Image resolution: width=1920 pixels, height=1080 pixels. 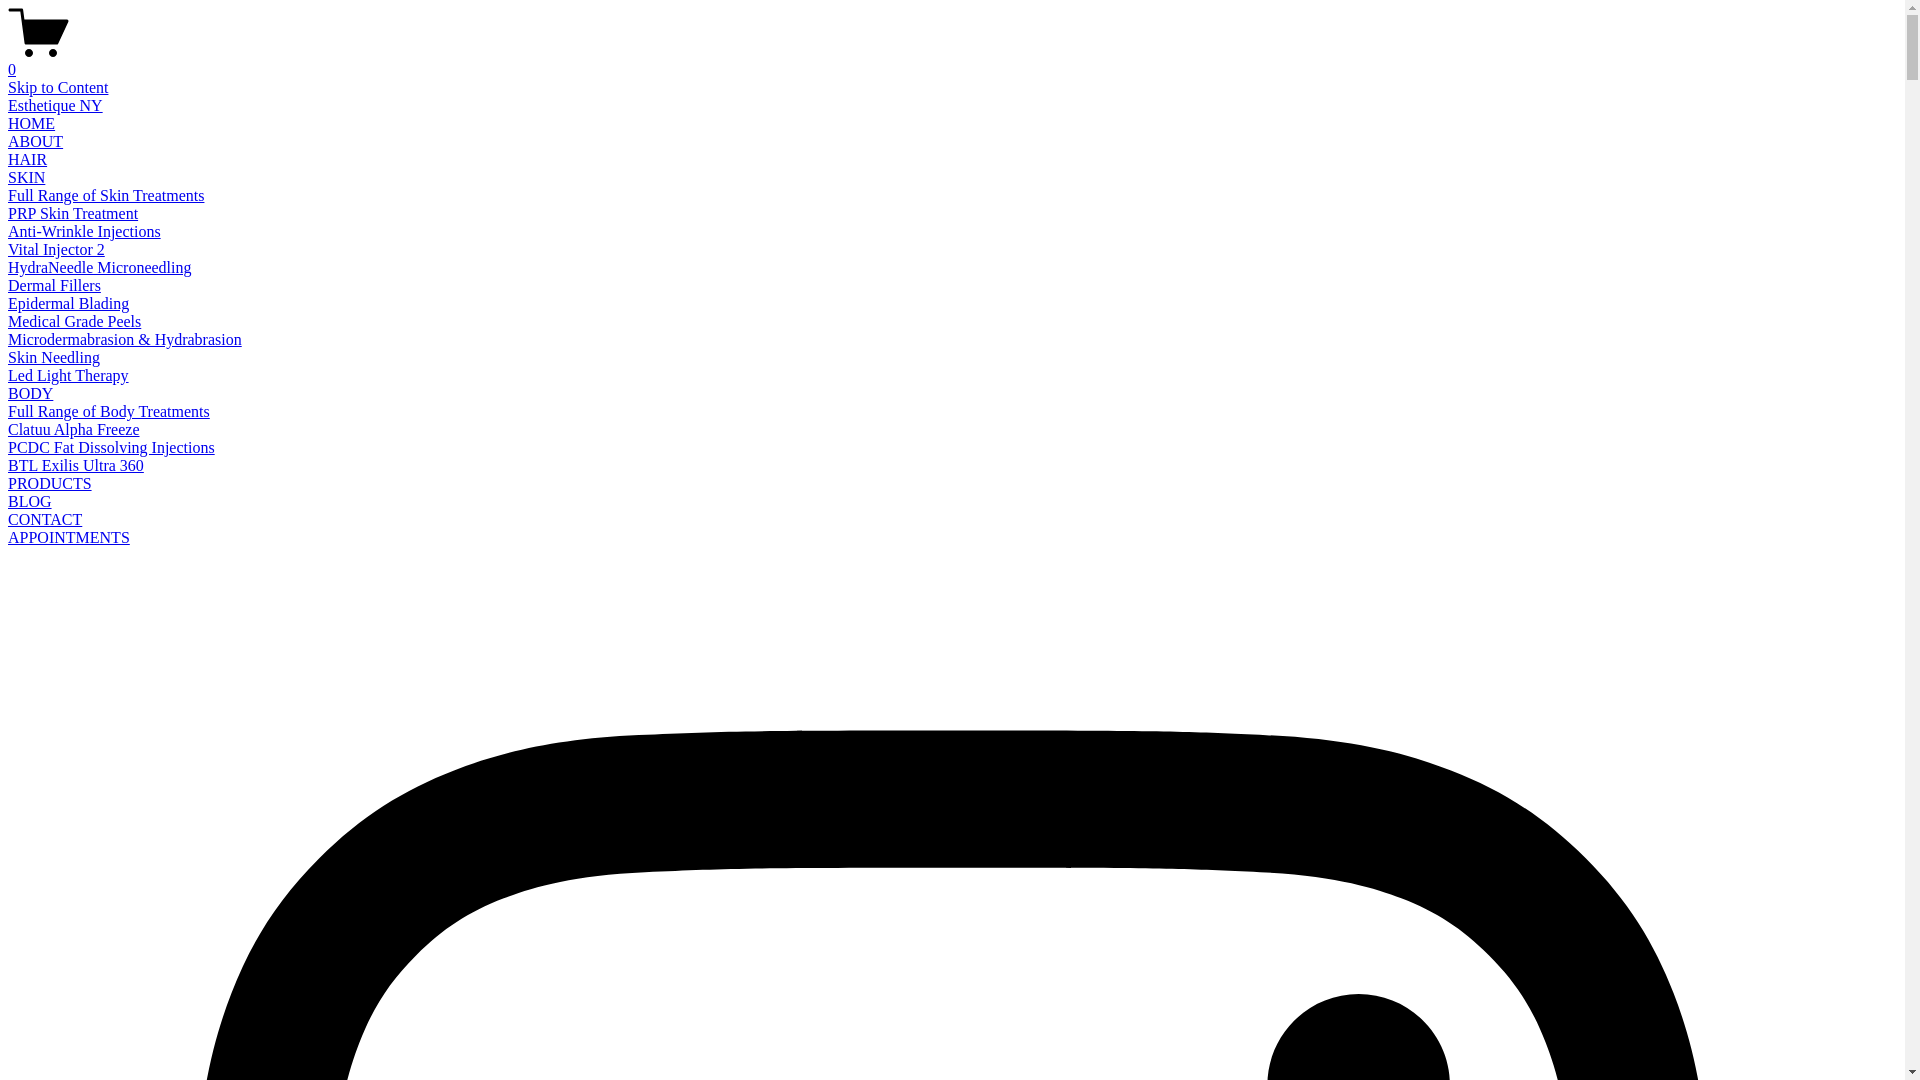 I want to click on 'BLOG', so click(x=29, y=500).